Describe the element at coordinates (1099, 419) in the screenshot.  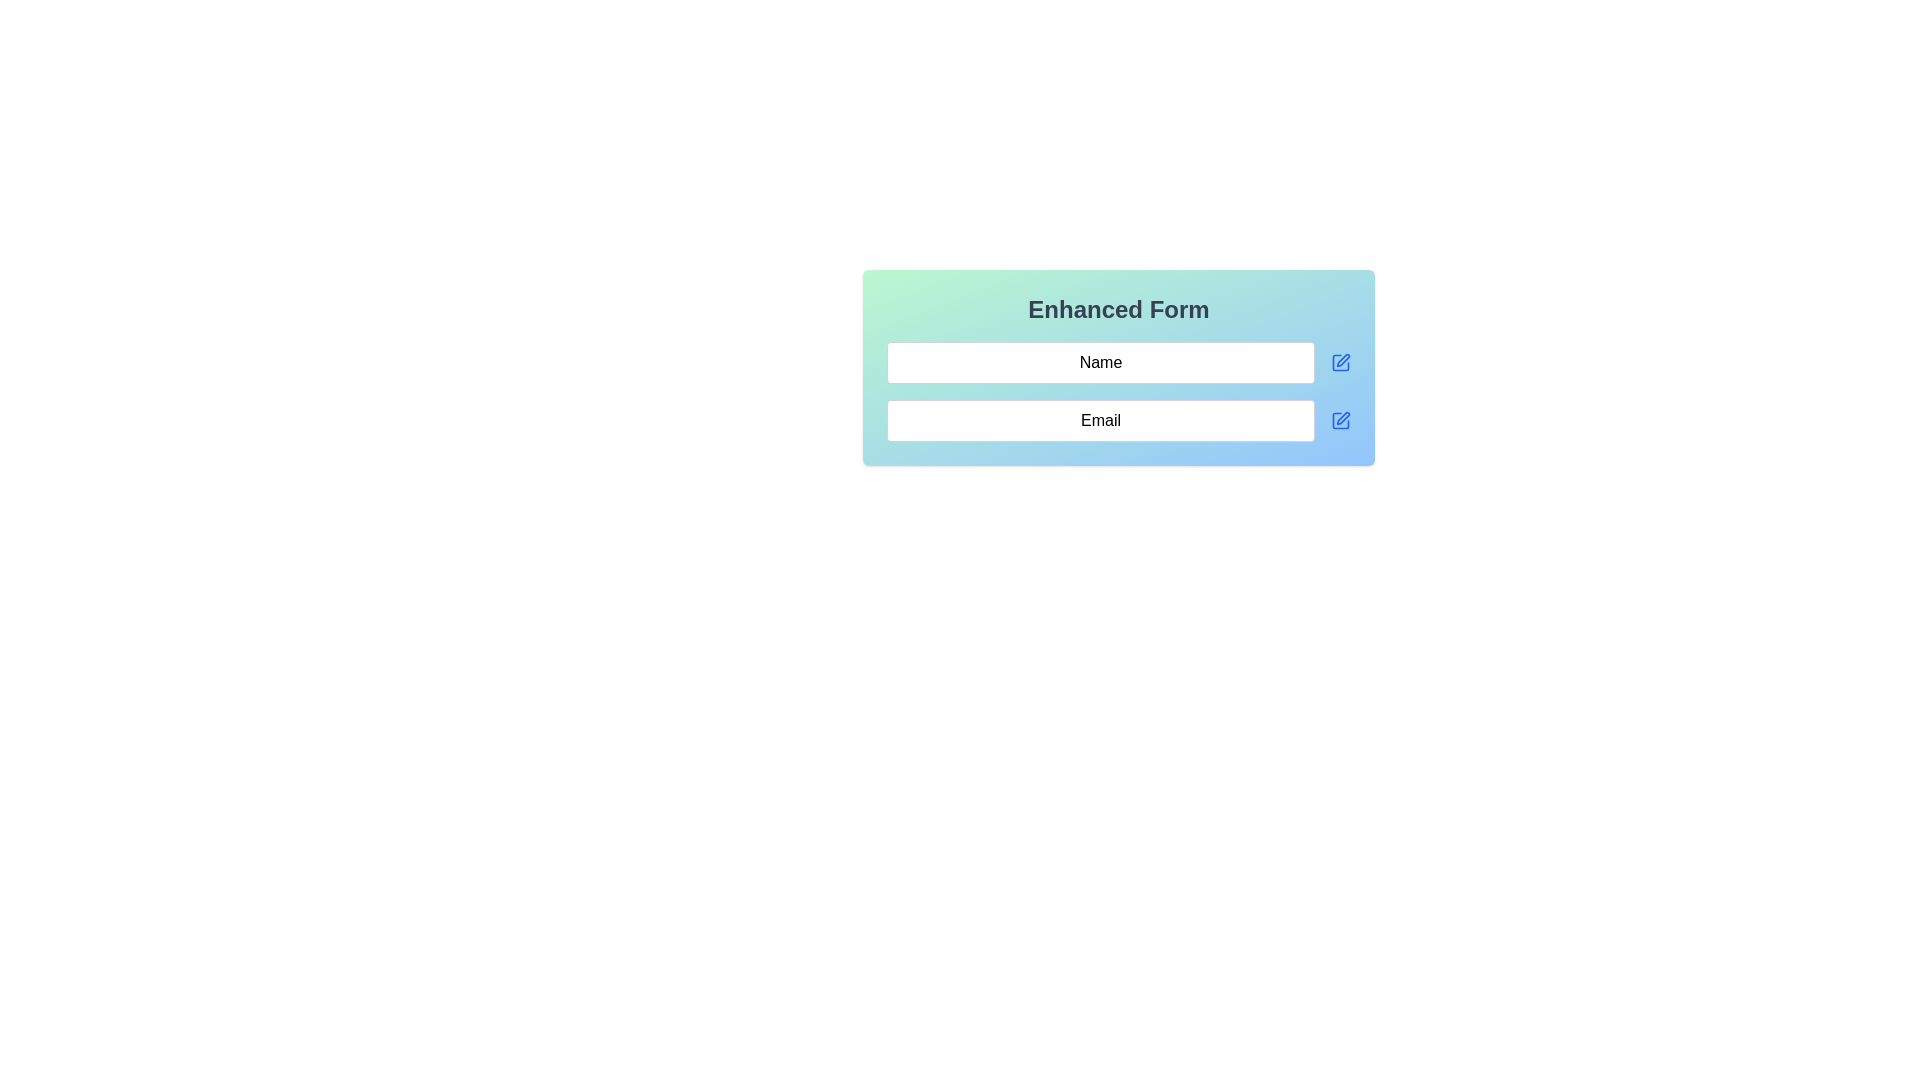
I see `on the email address input field located below the 'Name' field in the 'Enhanced Form'` at that location.